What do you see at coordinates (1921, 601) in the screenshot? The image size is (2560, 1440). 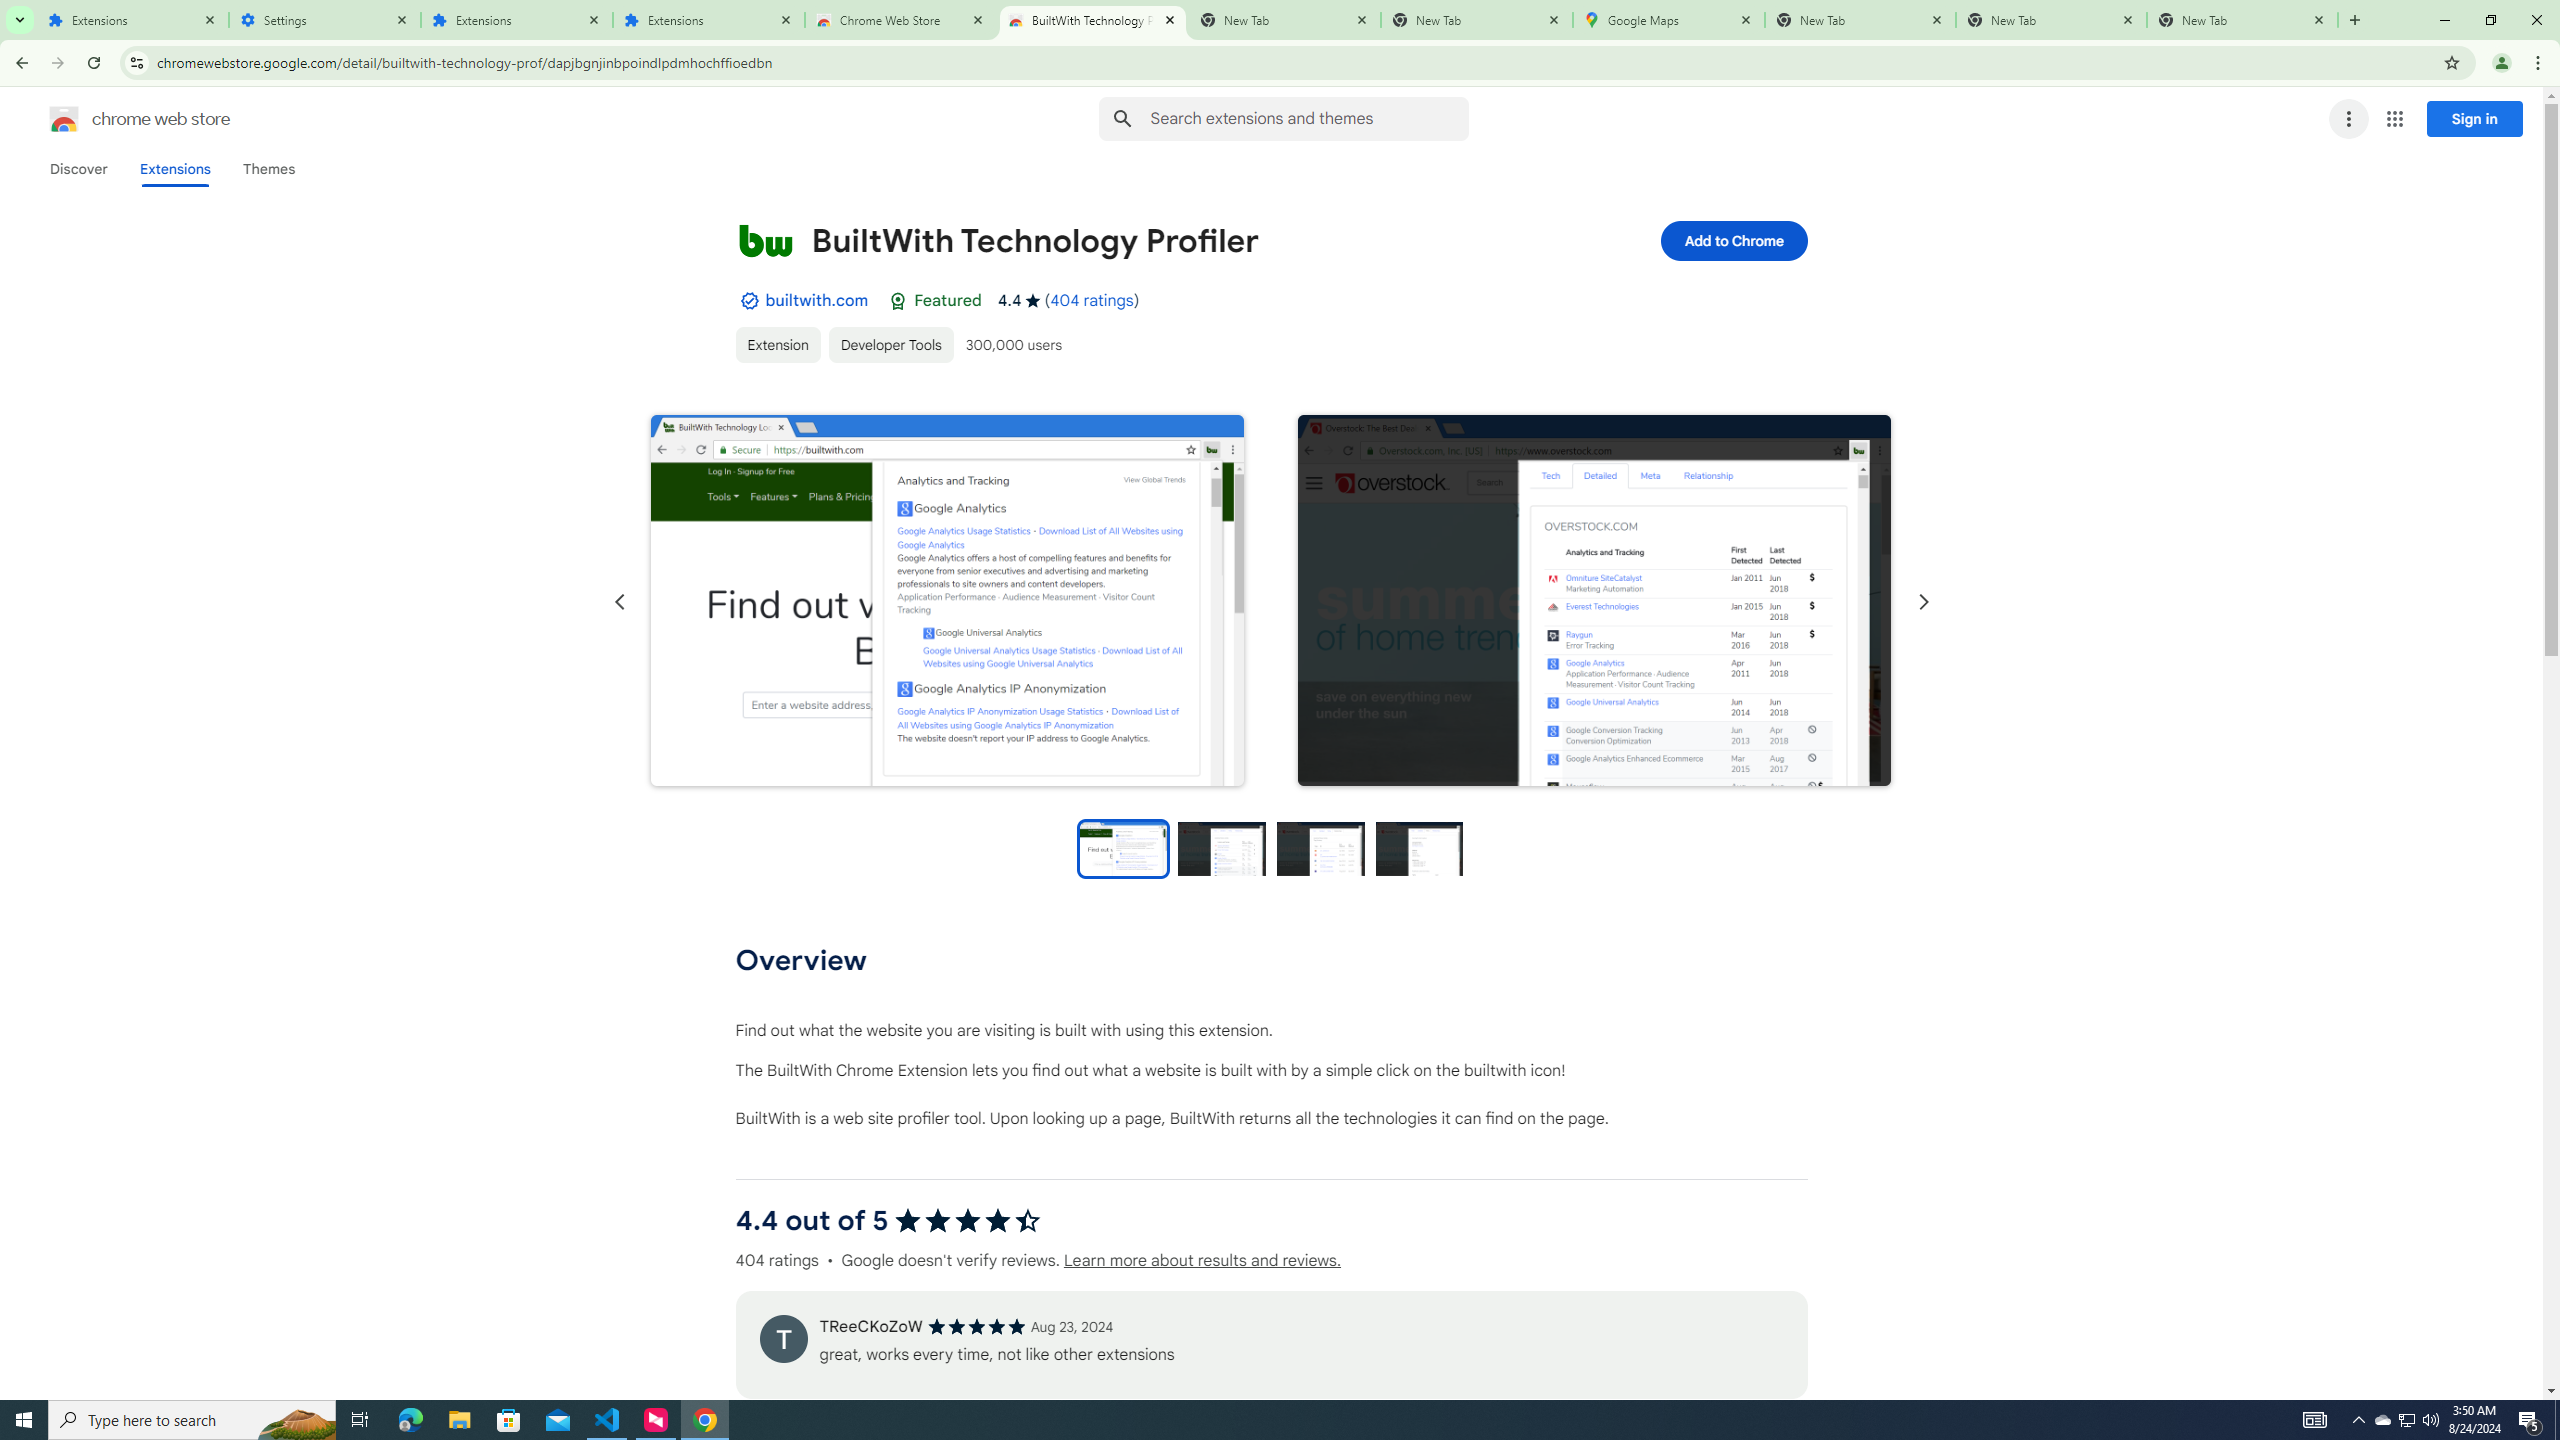 I see `'Next slide'` at bounding box center [1921, 601].